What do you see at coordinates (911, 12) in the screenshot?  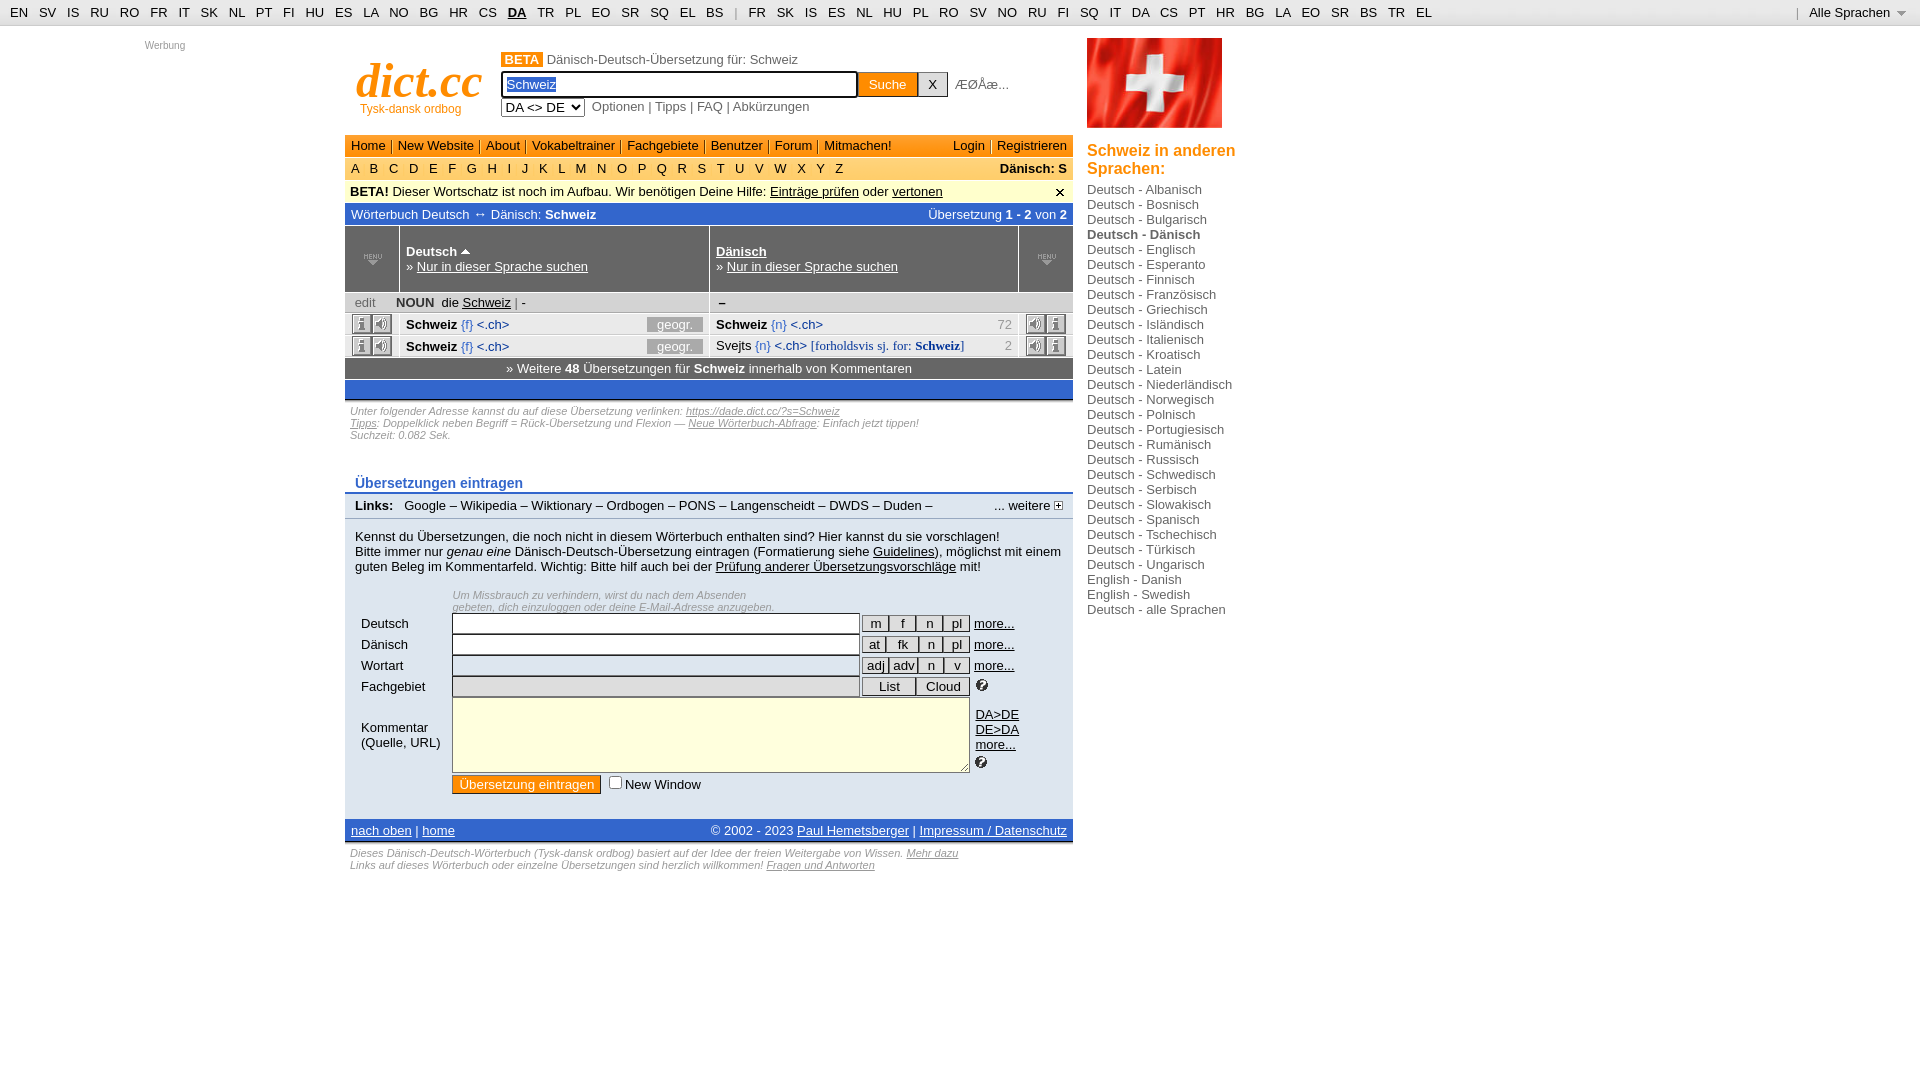 I see `'PL'` at bounding box center [911, 12].